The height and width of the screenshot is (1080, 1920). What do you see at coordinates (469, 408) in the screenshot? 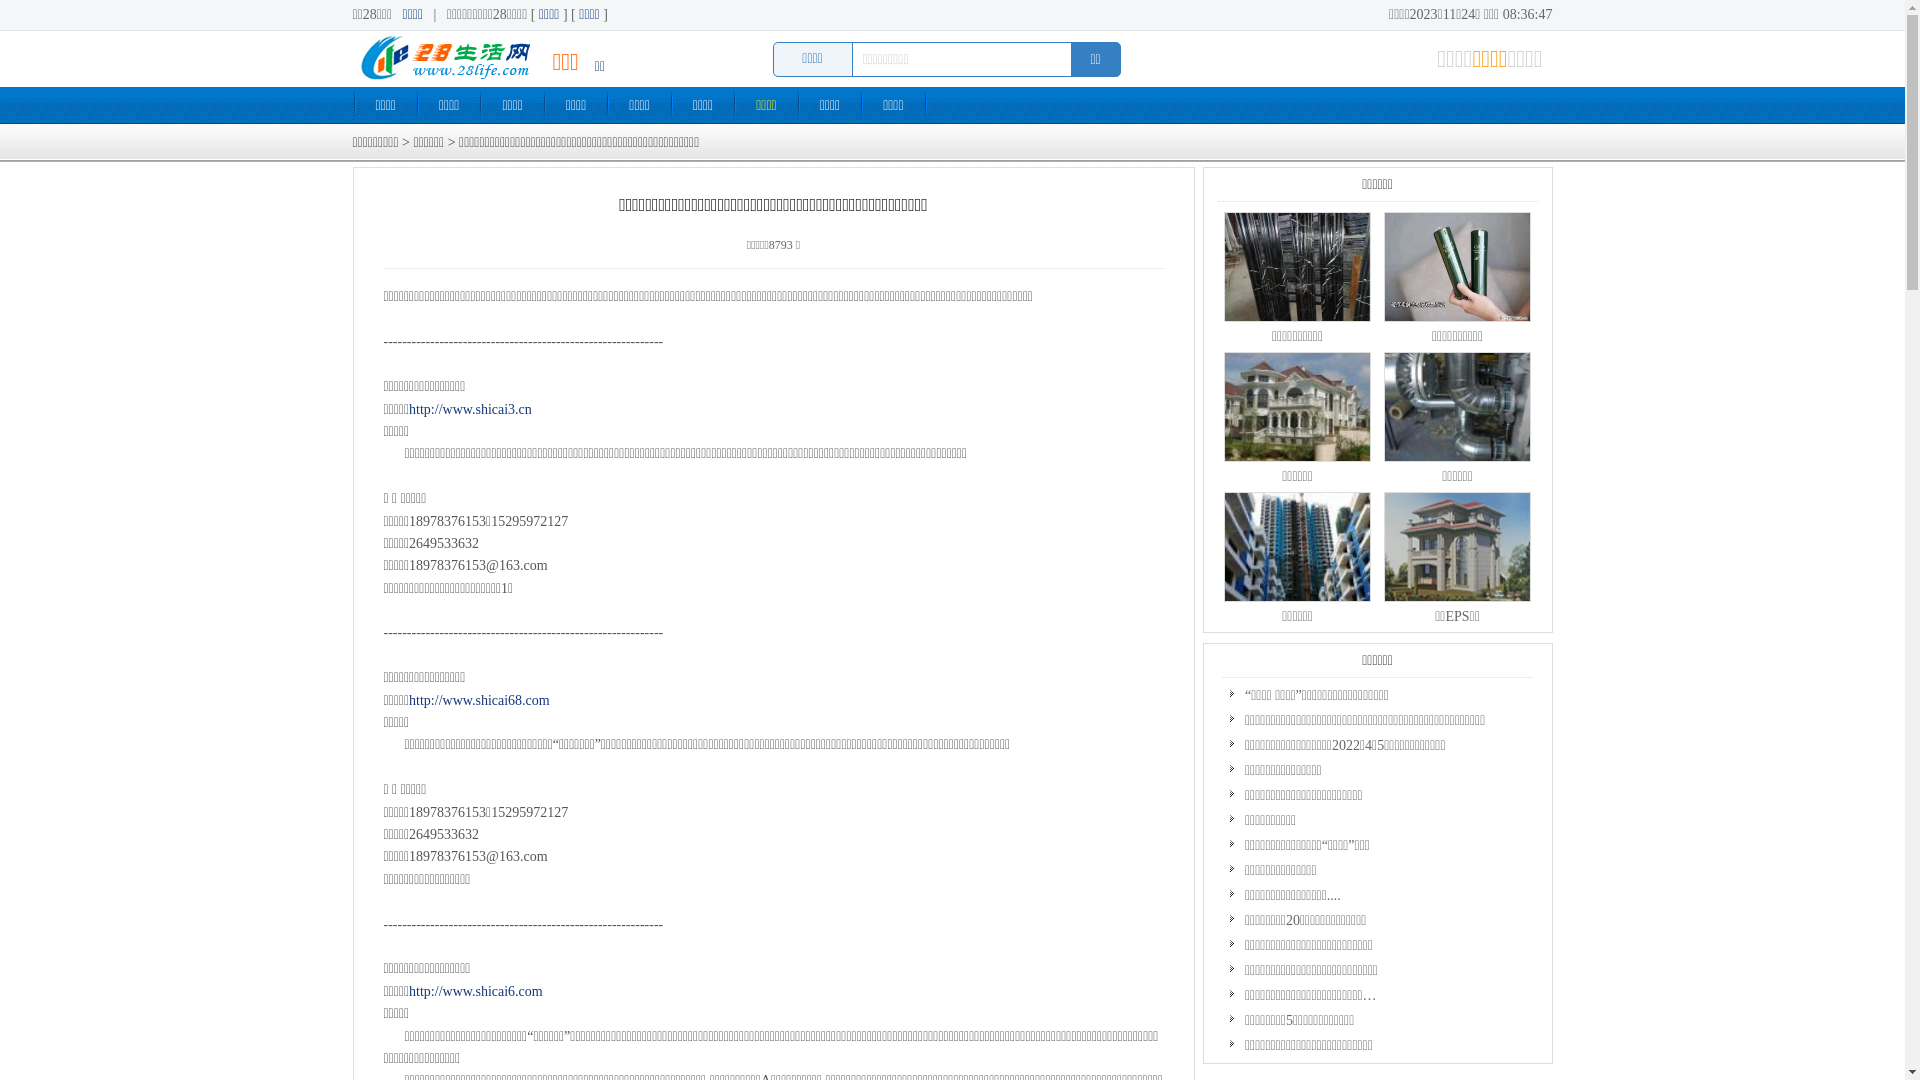
I see `'http://www.shicai3.cn'` at bounding box center [469, 408].